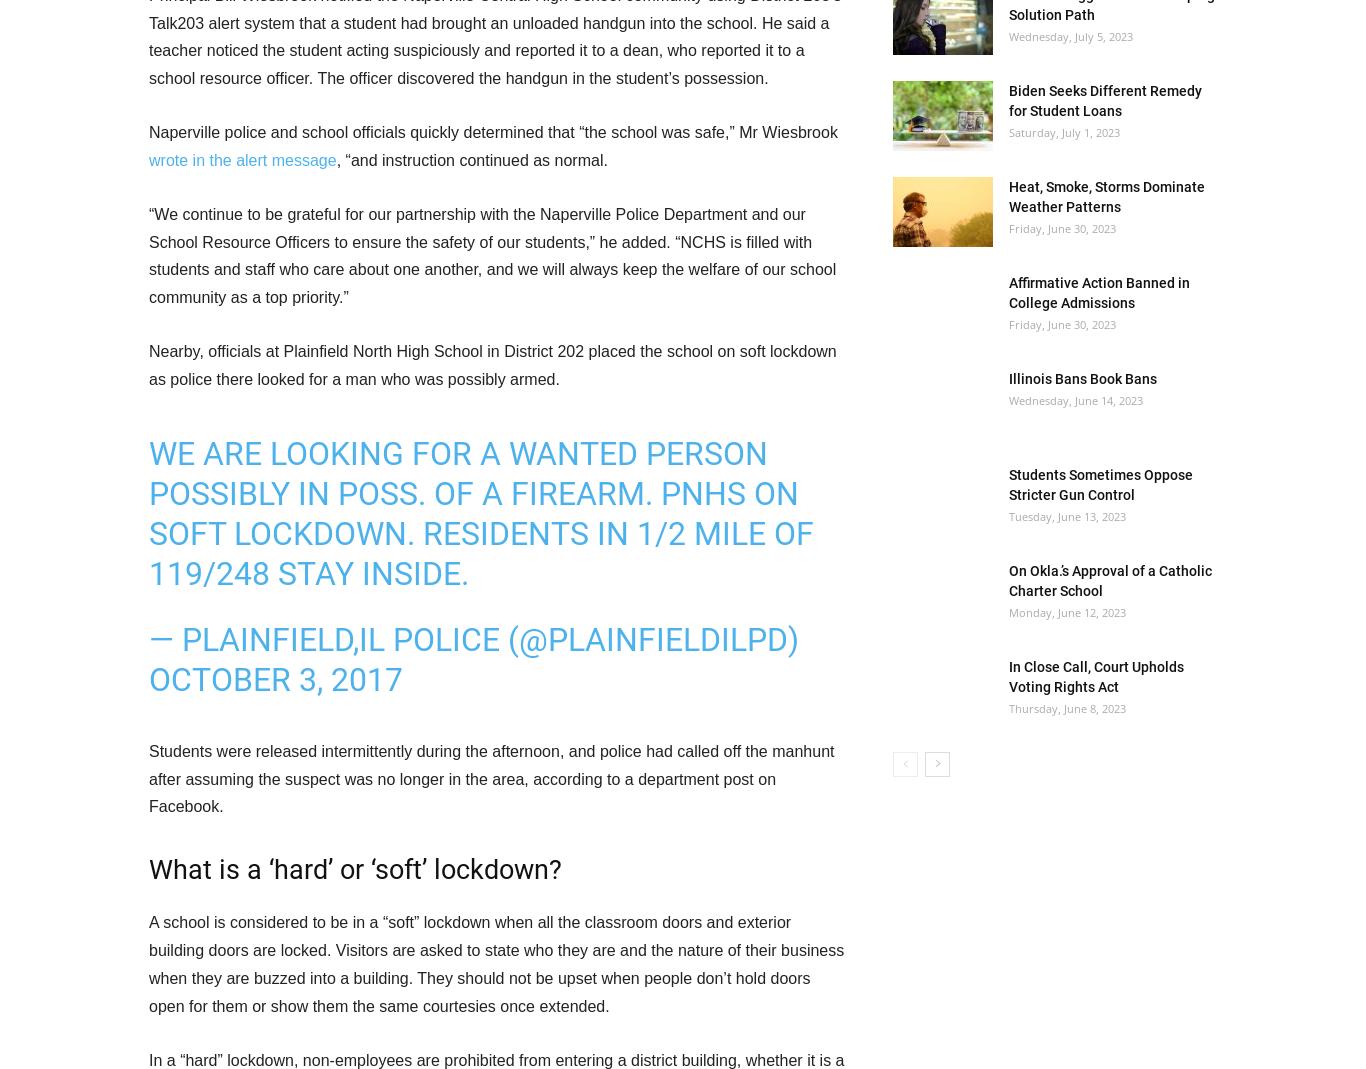  Describe the element at coordinates (492, 254) in the screenshot. I see `'“We continue to be grateful for our partnership with the Naperville Police Department and our School Resource Officers to ensure the safety of our students,” he added. “NCHS is filled with students and staff who care about one another, and we will always keep the welfare of our school community as a top priority.”'` at that location.